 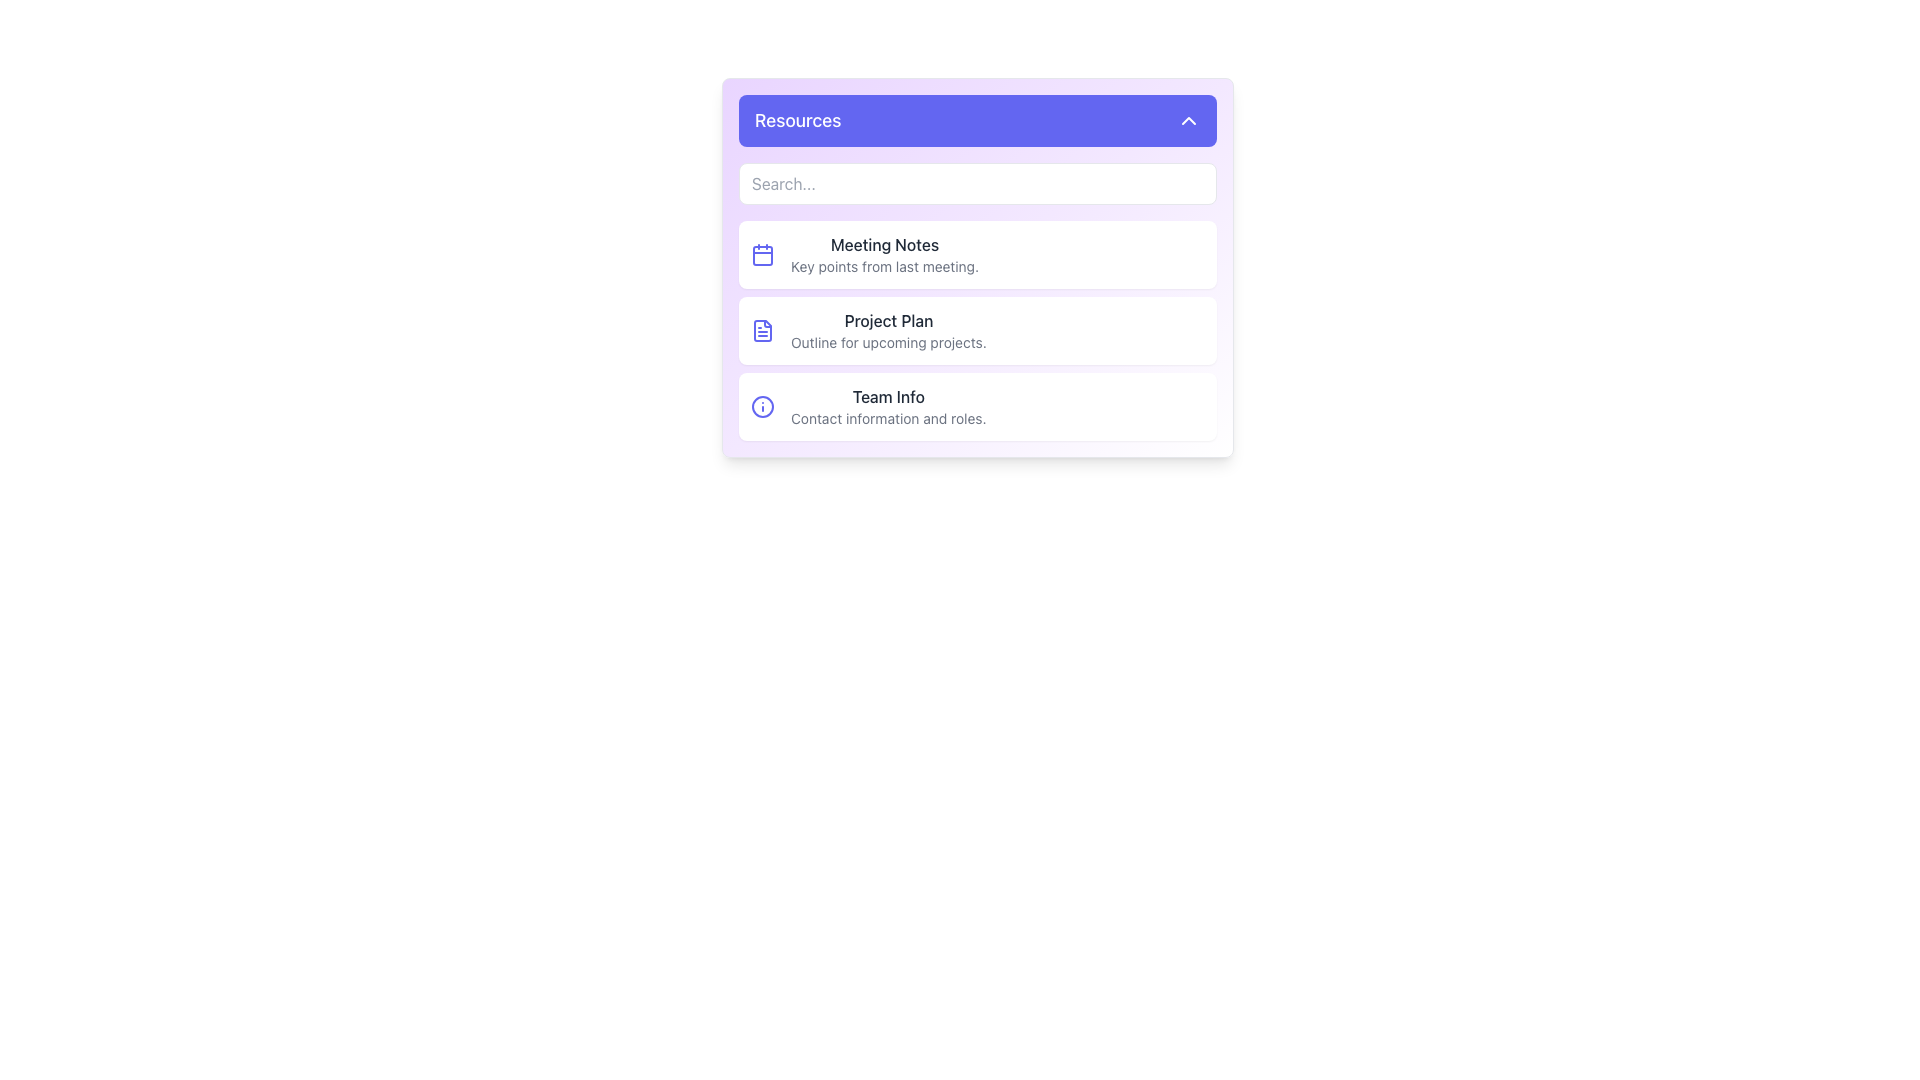 I want to click on the label displaying 'Key points from last meeting.' which is located below the header 'Meeting Notes' in the Resources widget layout, so click(x=884, y=265).